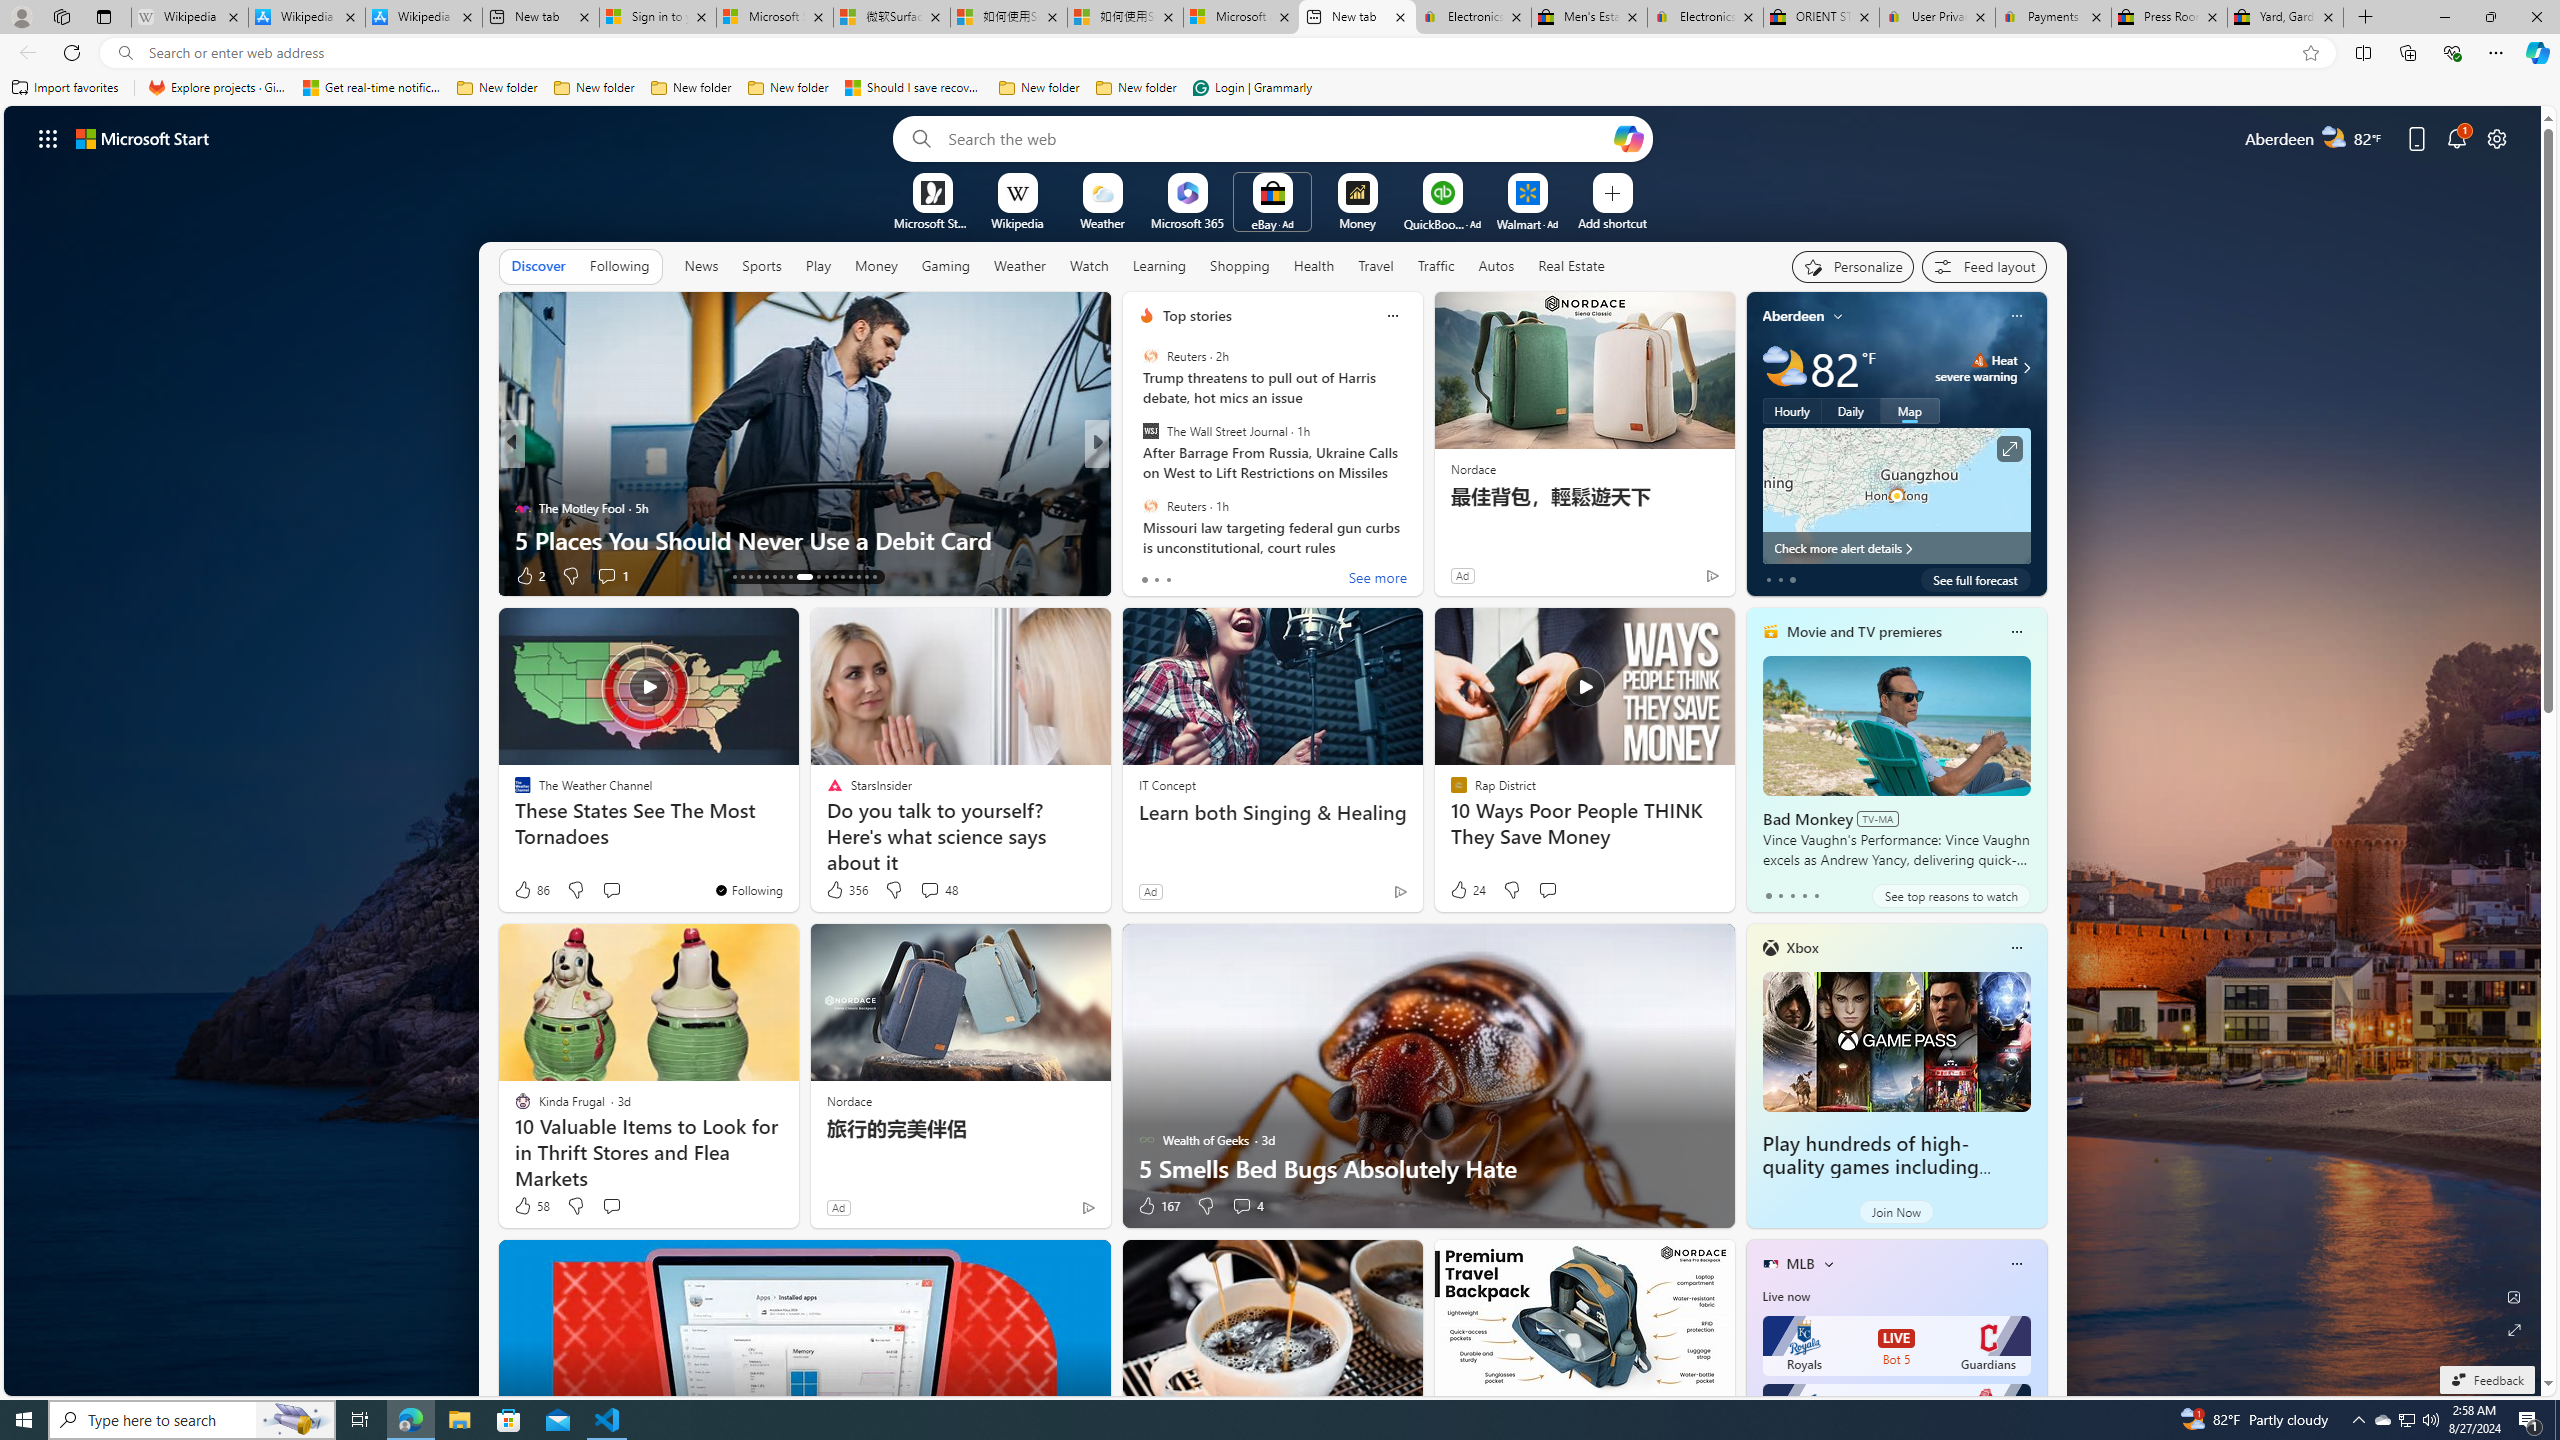 This screenshot has width=2560, height=1440. Describe the element at coordinates (1826, 1263) in the screenshot. I see `'More interests'` at that location.